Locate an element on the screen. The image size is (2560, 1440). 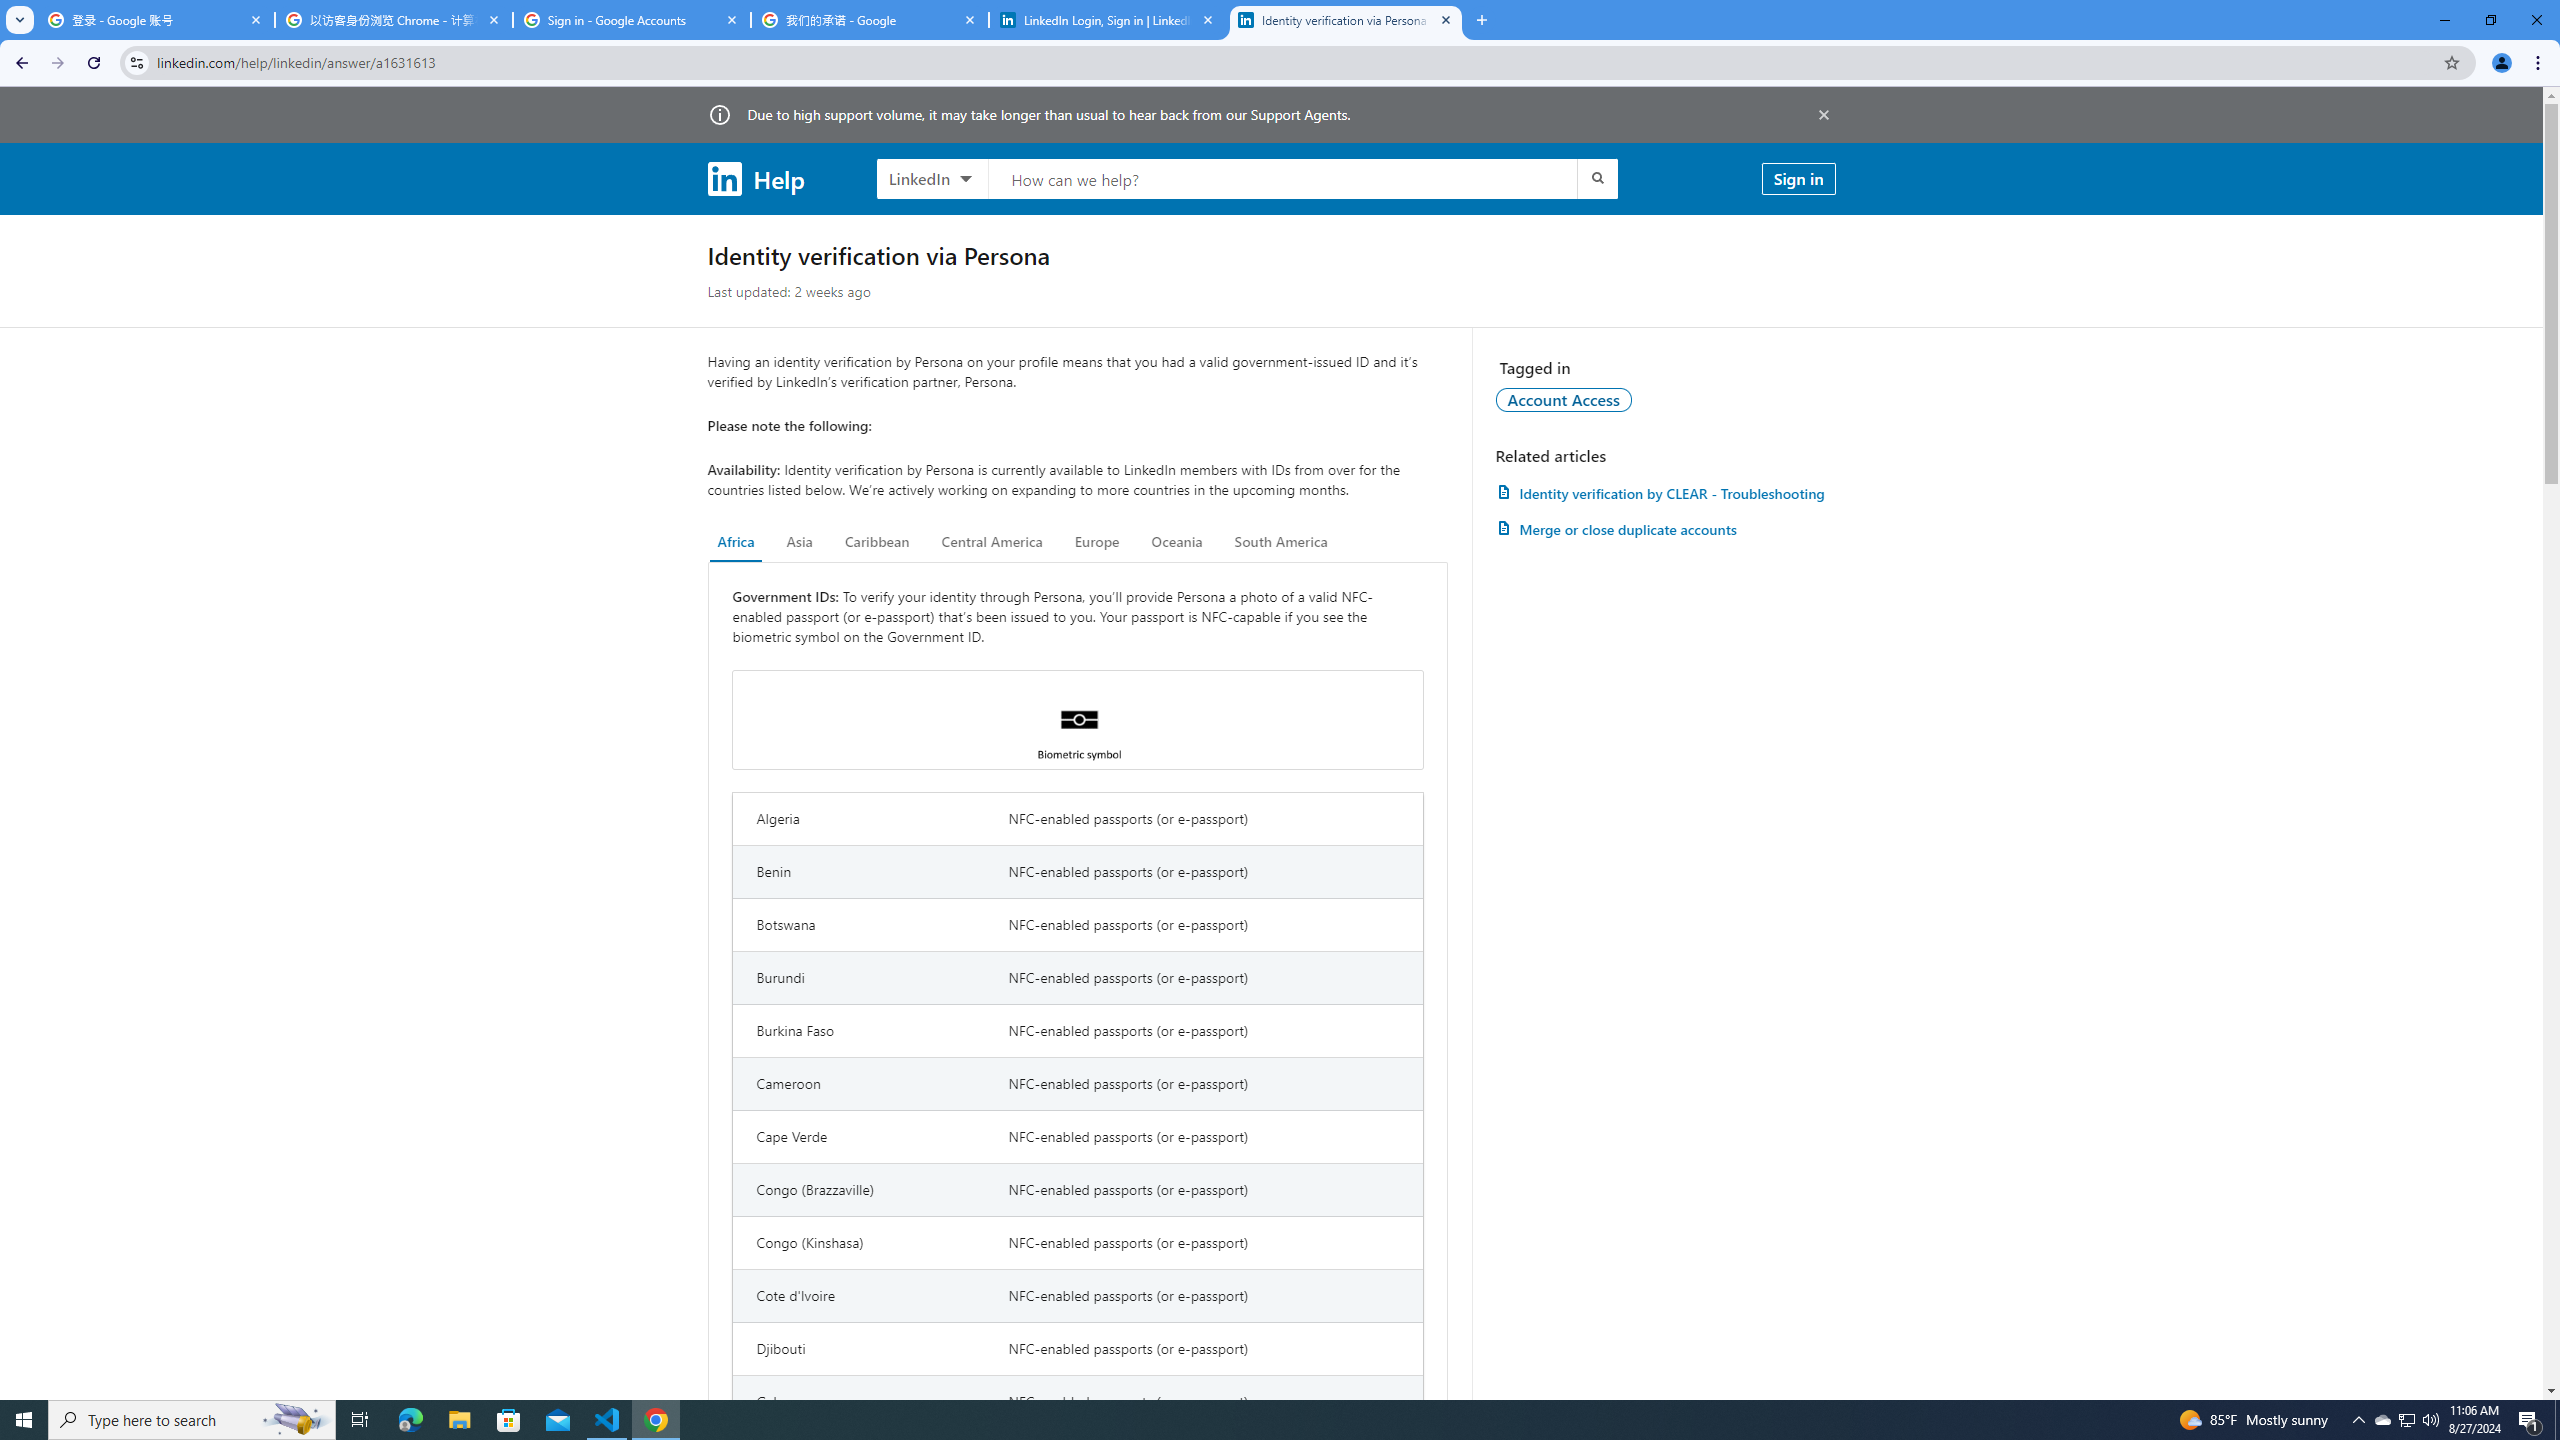
'Submit search' is located at coordinates (1597, 177).